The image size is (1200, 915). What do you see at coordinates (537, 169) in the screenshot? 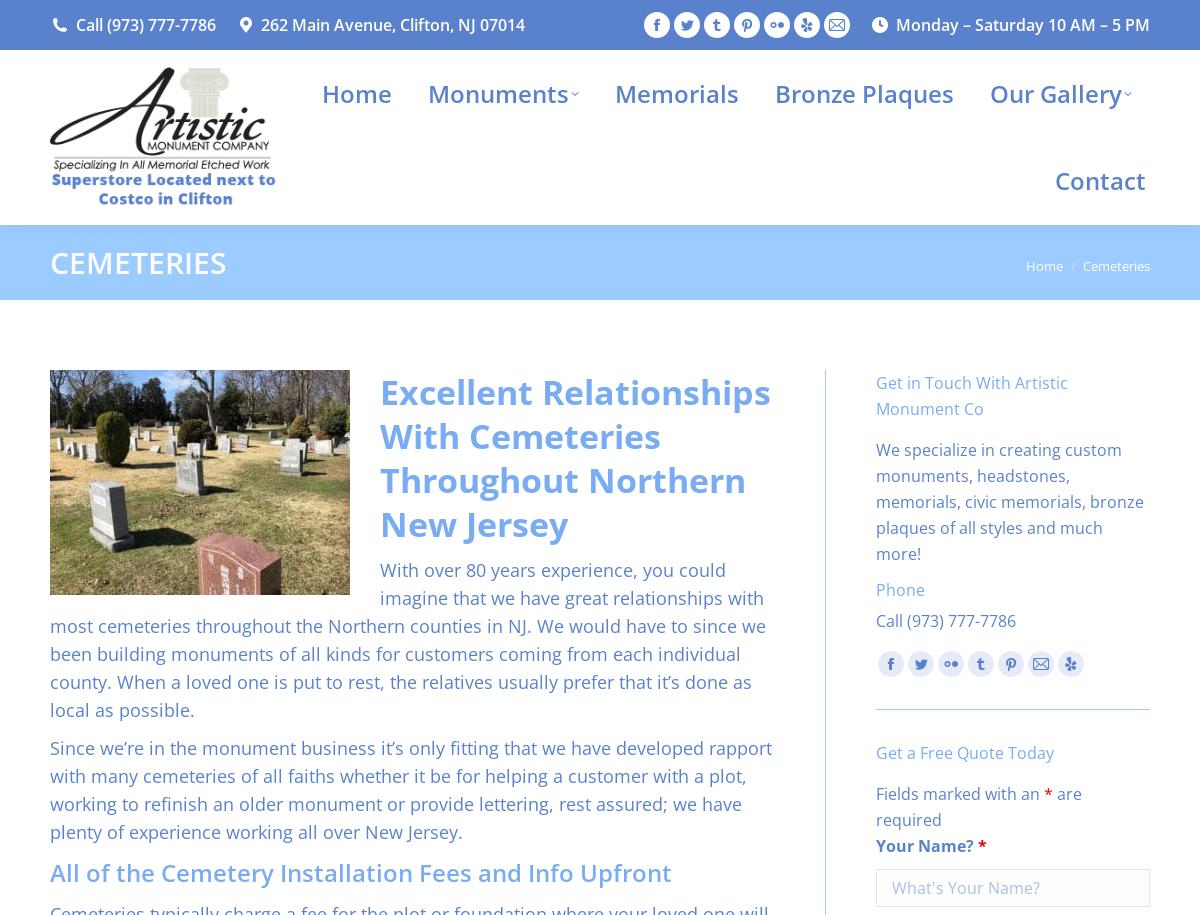
I see `'Custom Monuments'` at bounding box center [537, 169].